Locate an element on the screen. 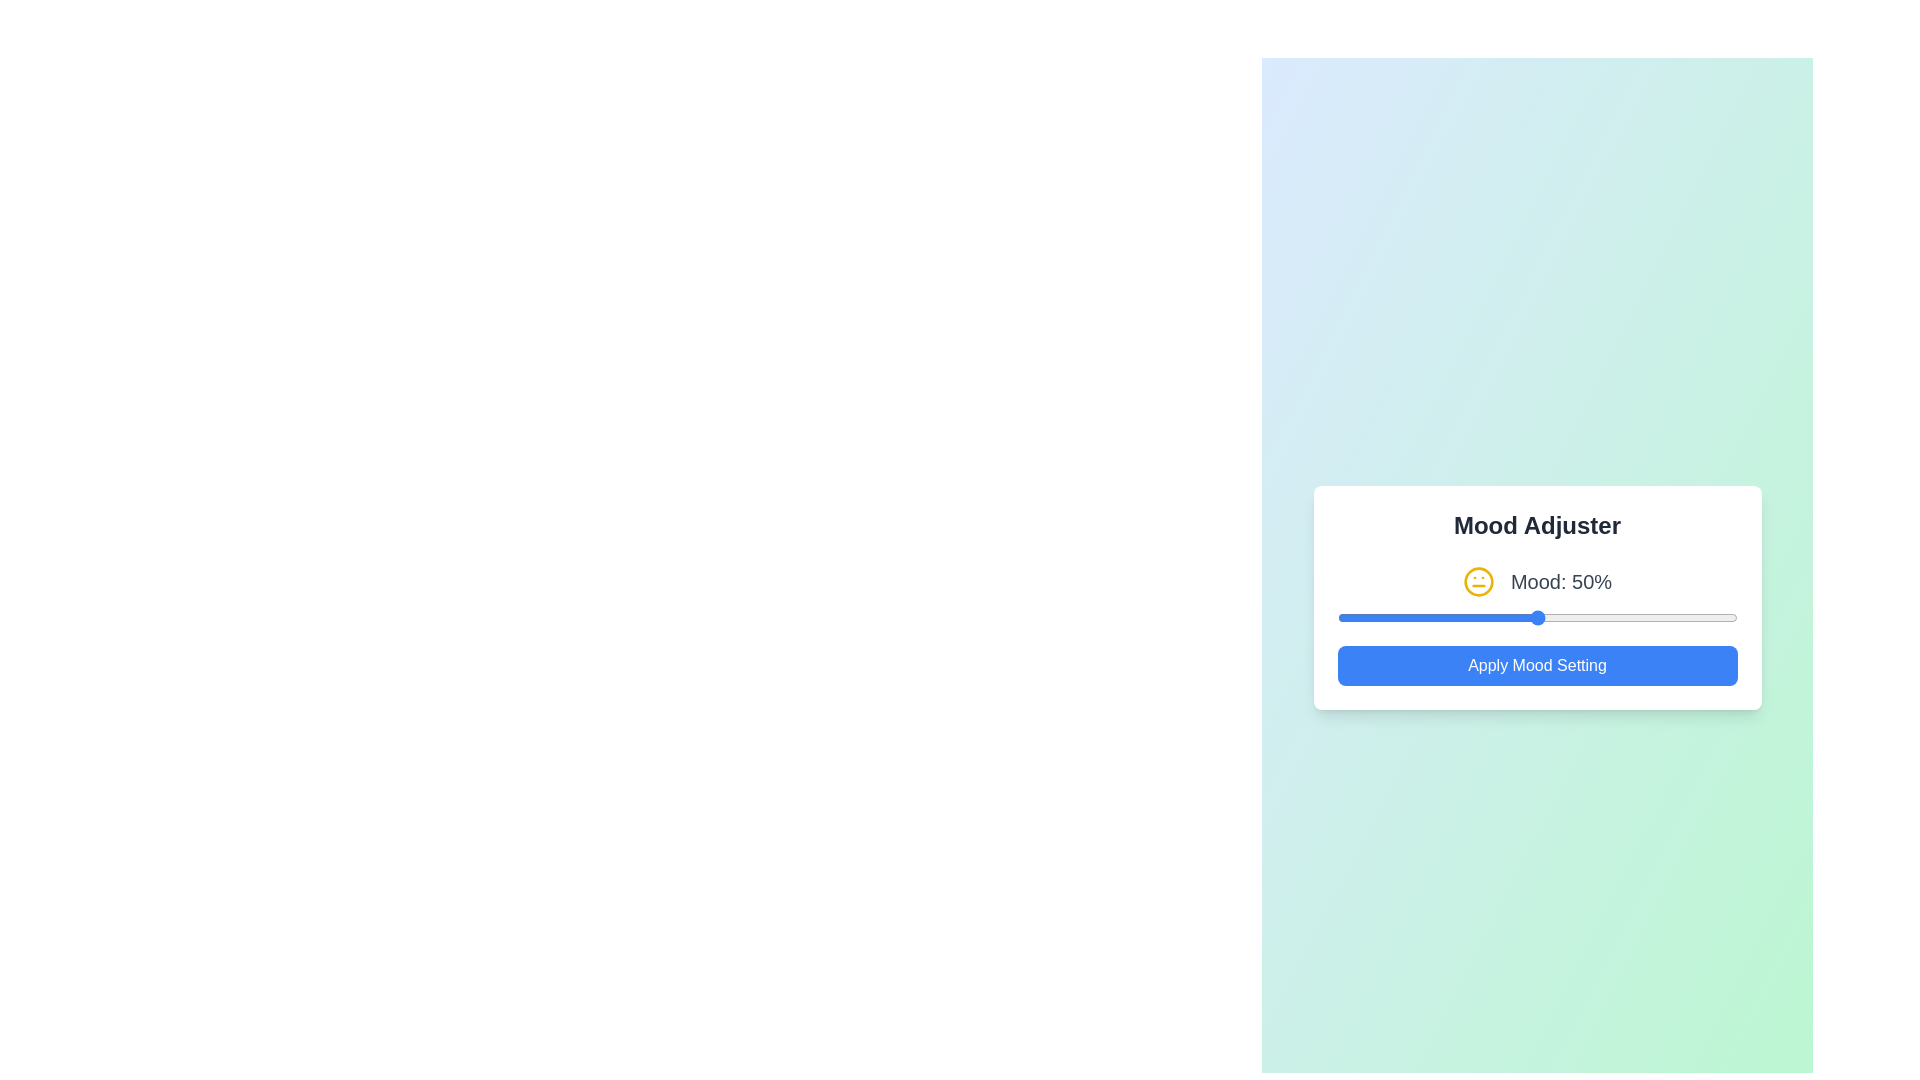 This screenshot has width=1920, height=1080. the mood slider to set the mood value to 91% is located at coordinates (1700, 616).